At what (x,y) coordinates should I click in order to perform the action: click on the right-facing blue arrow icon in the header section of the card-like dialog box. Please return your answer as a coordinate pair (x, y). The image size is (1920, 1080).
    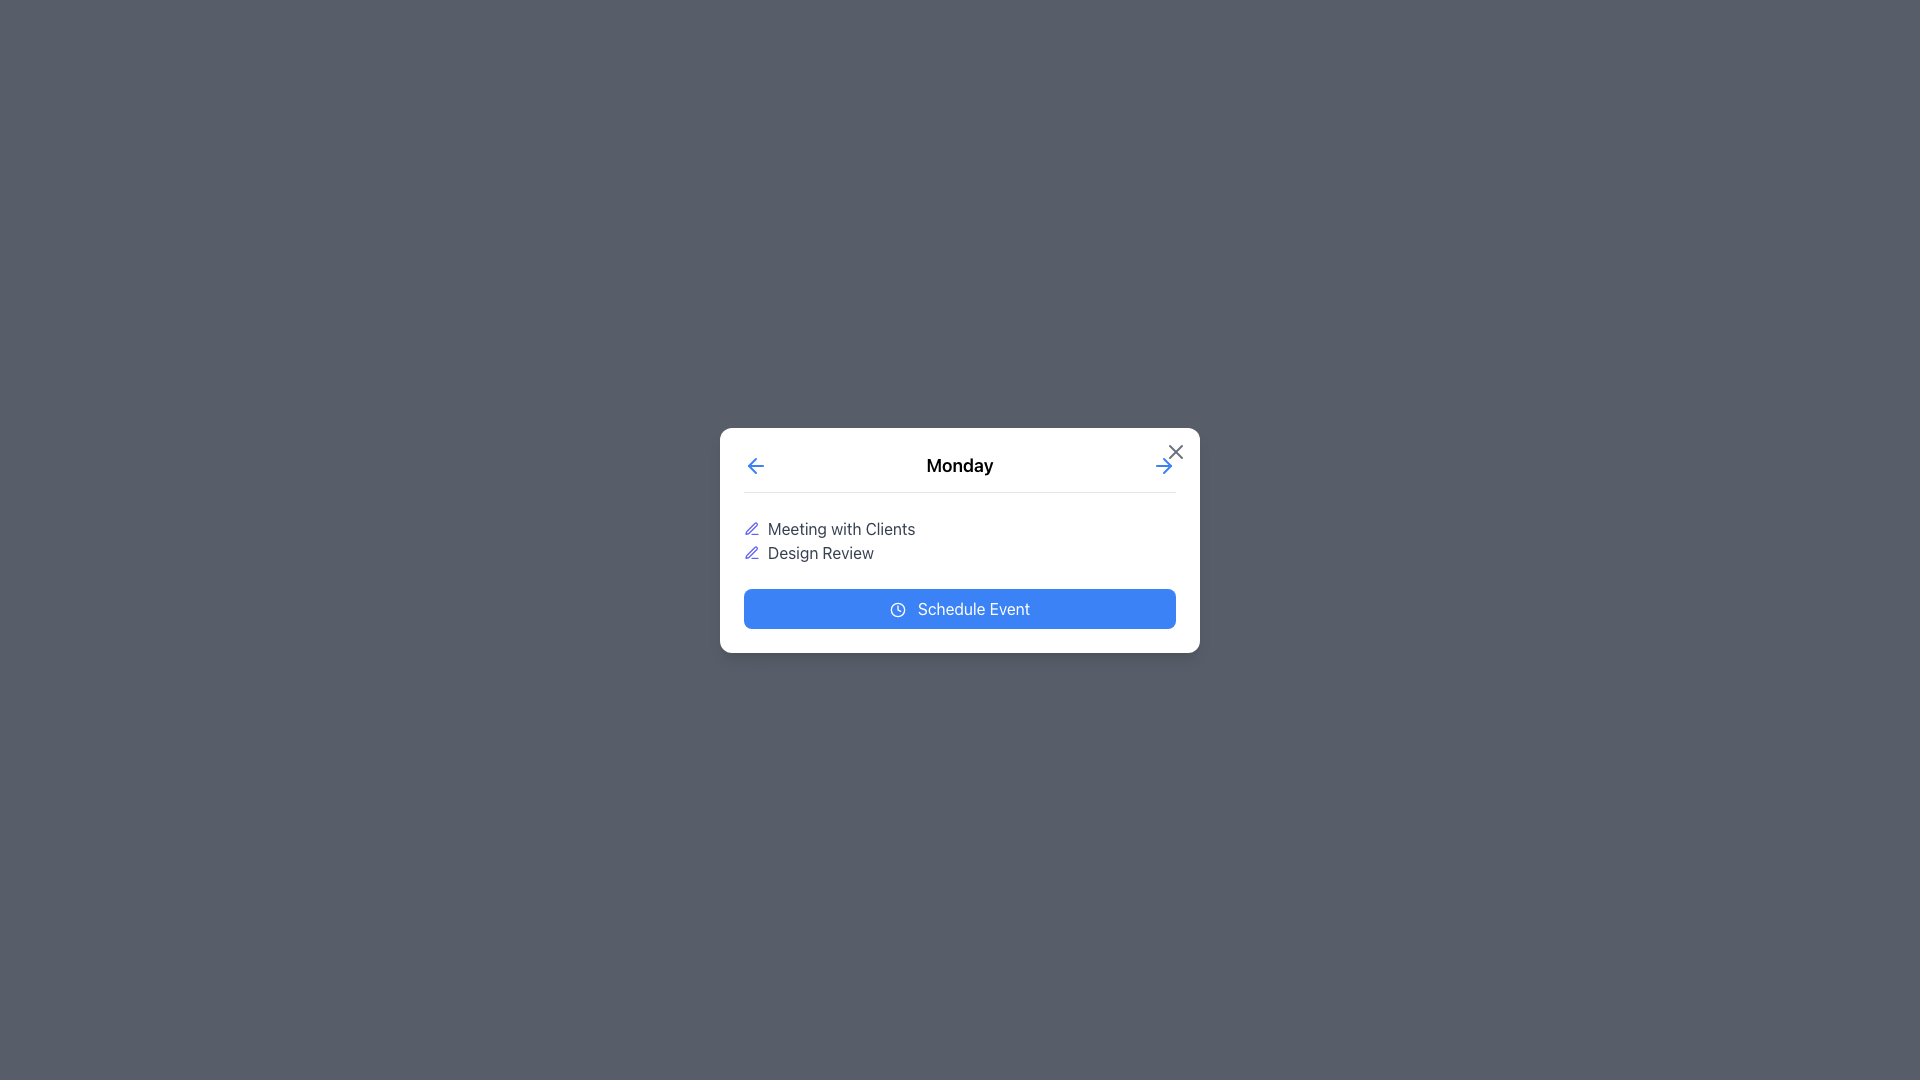
    Looking at the image, I should click on (1163, 465).